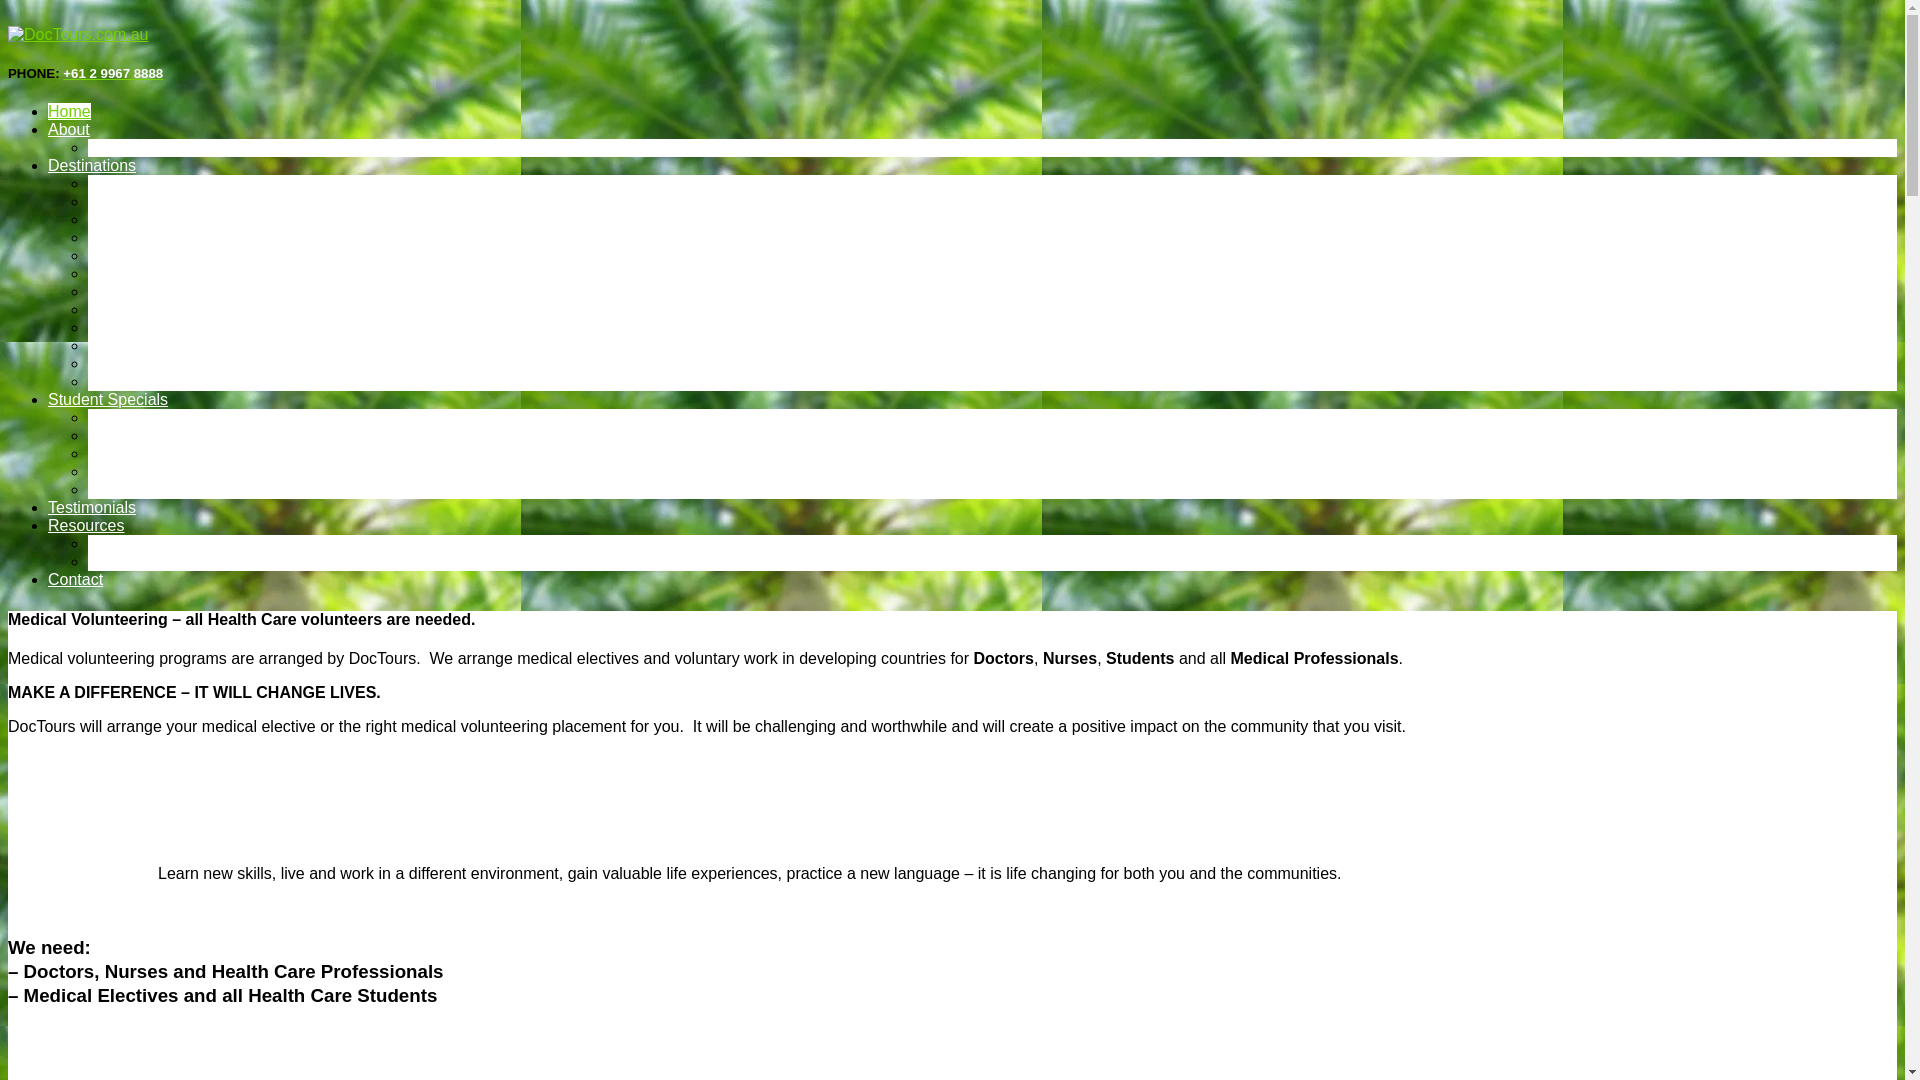 The image size is (1920, 1080). Describe the element at coordinates (280, 344) in the screenshot. I see `'Medical Electives in Vietnam and Medical Volunteering'` at that location.